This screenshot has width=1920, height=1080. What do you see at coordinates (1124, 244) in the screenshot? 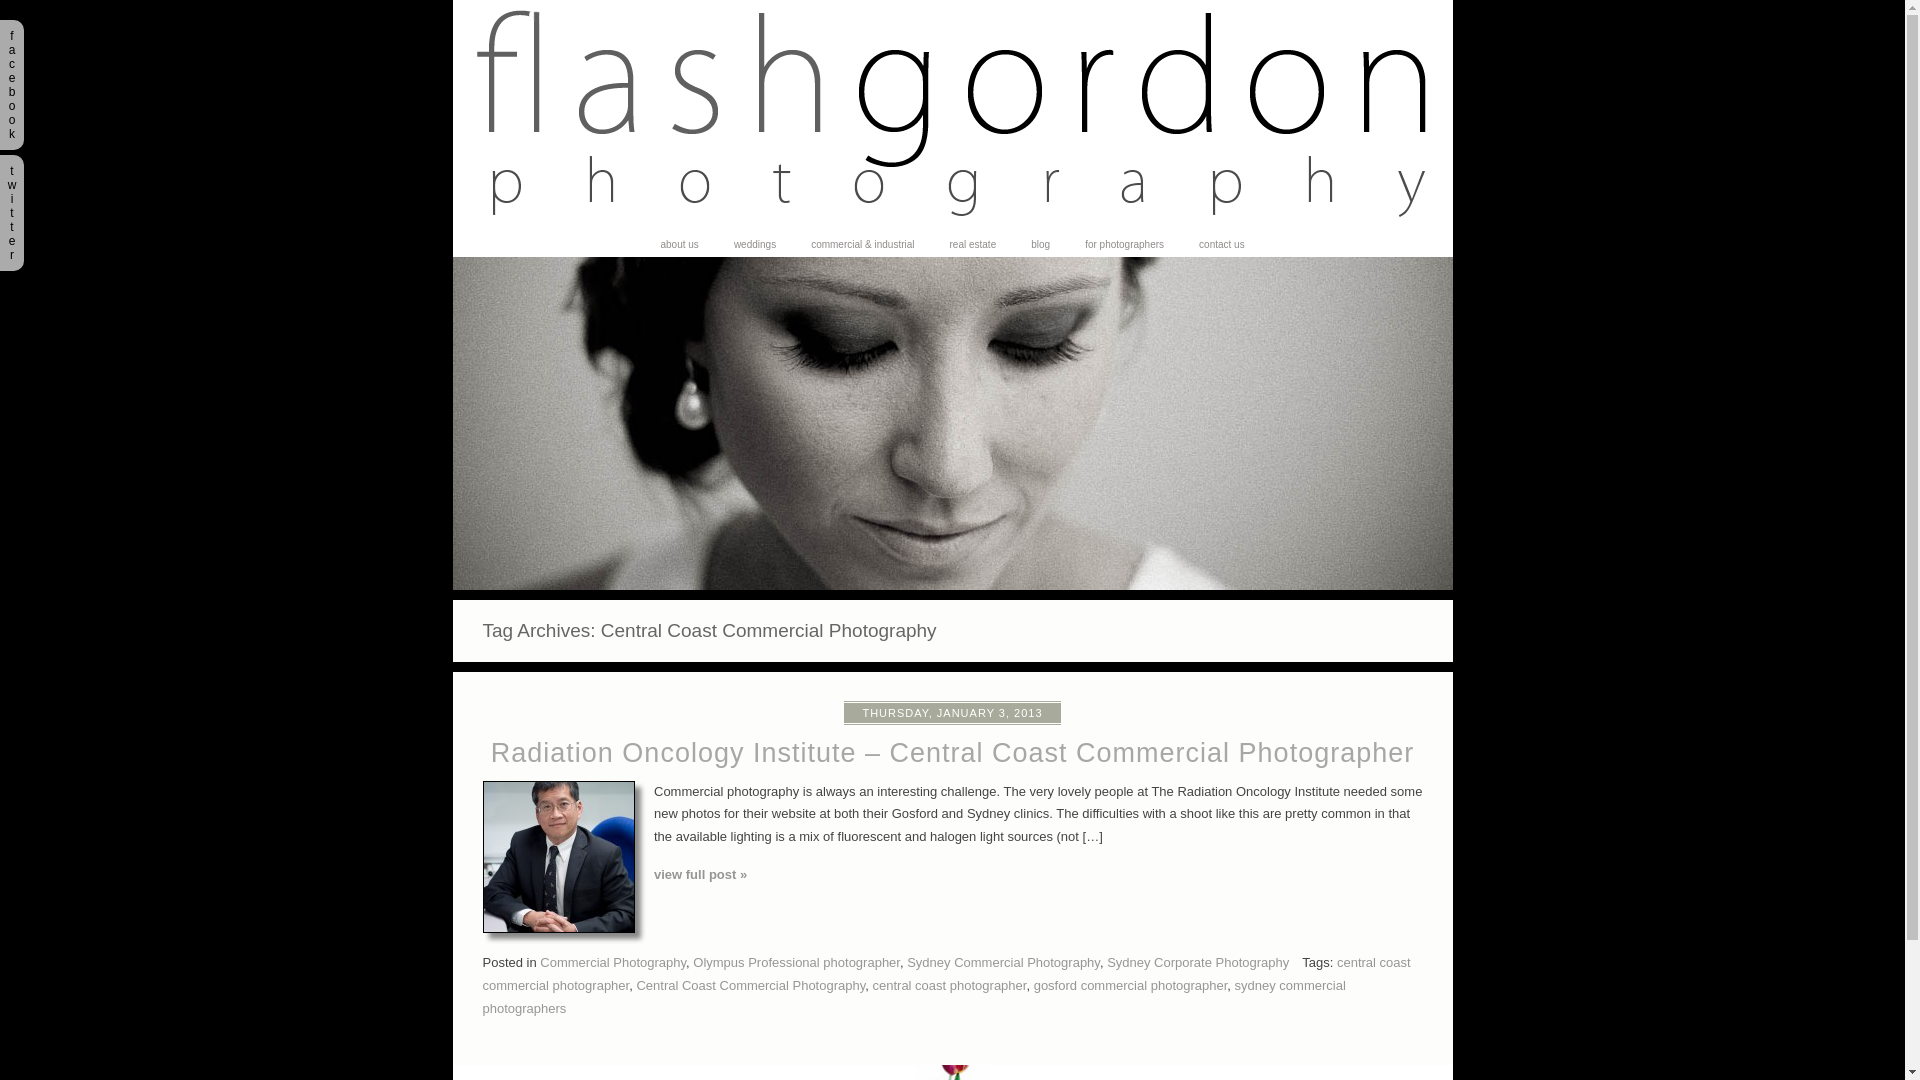
I see `'for photographers'` at bounding box center [1124, 244].